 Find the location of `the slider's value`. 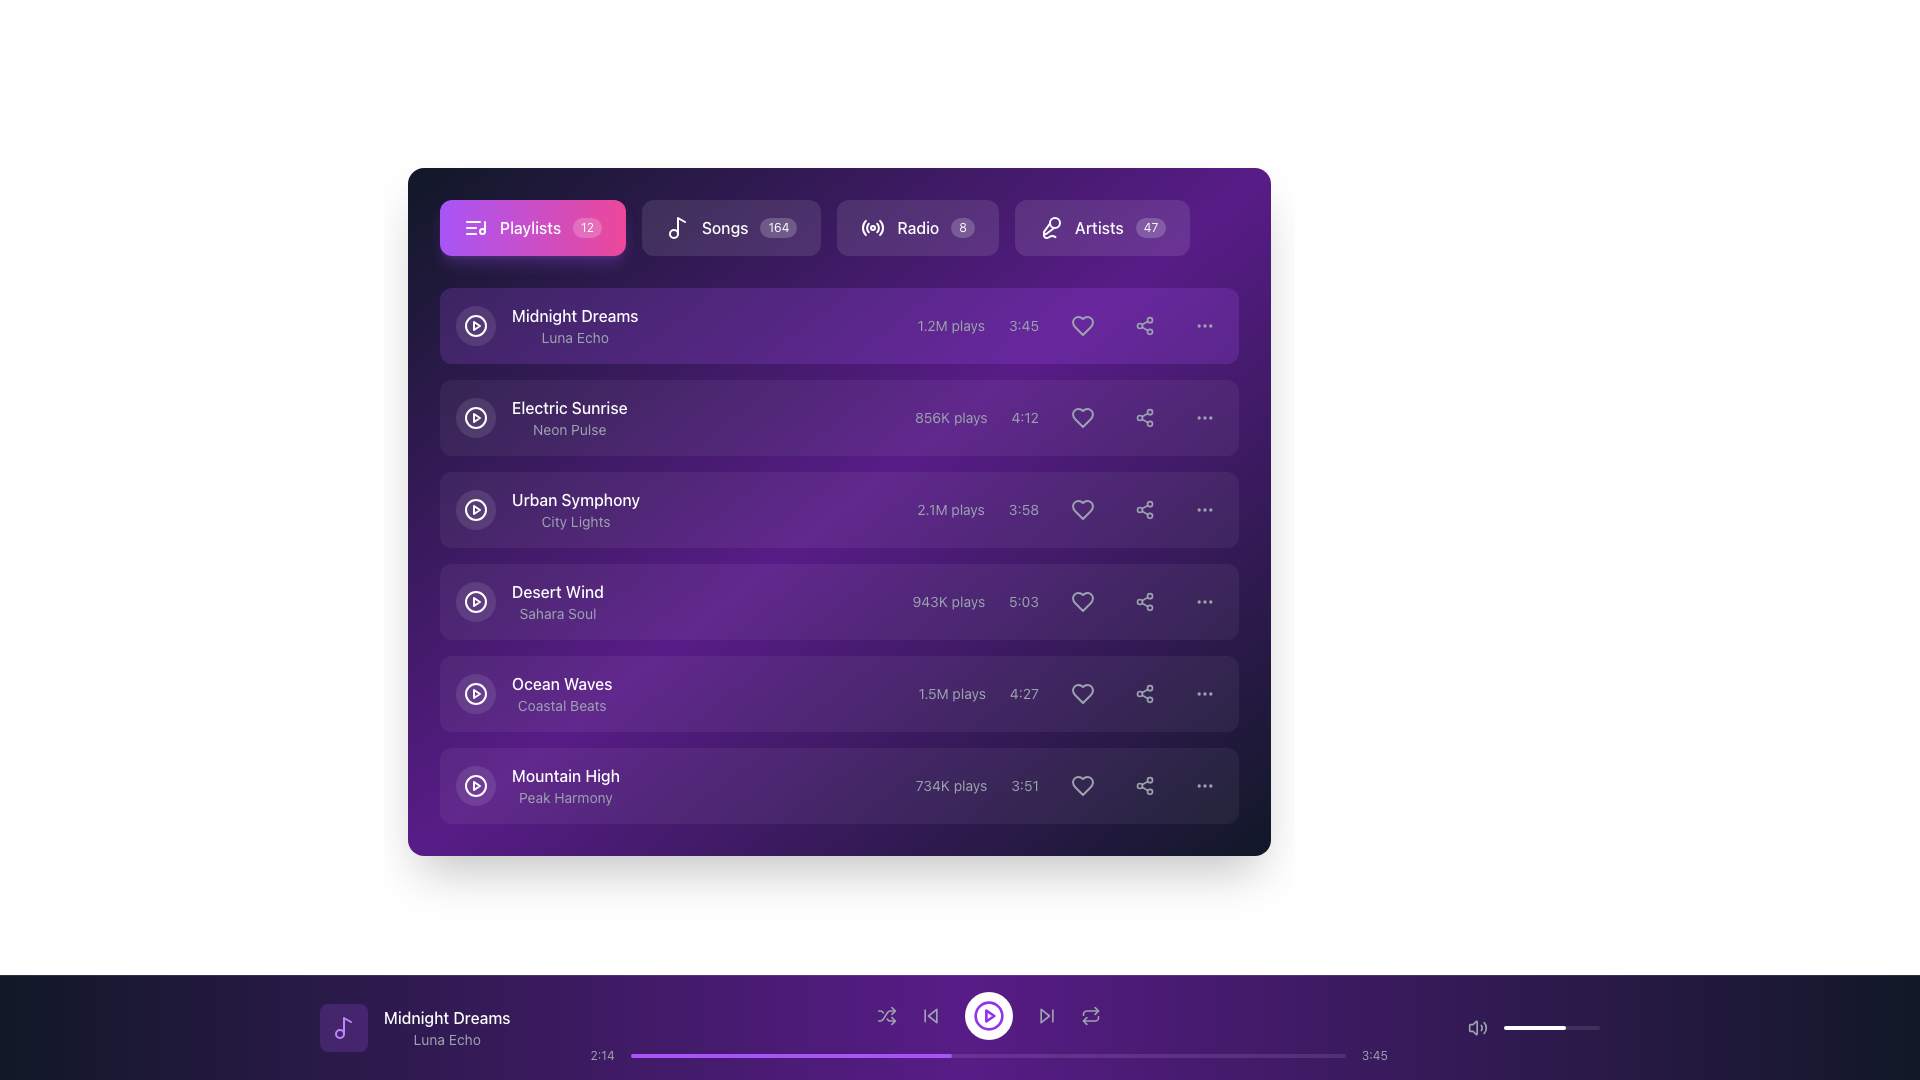

the slider's value is located at coordinates (1590, 1028).